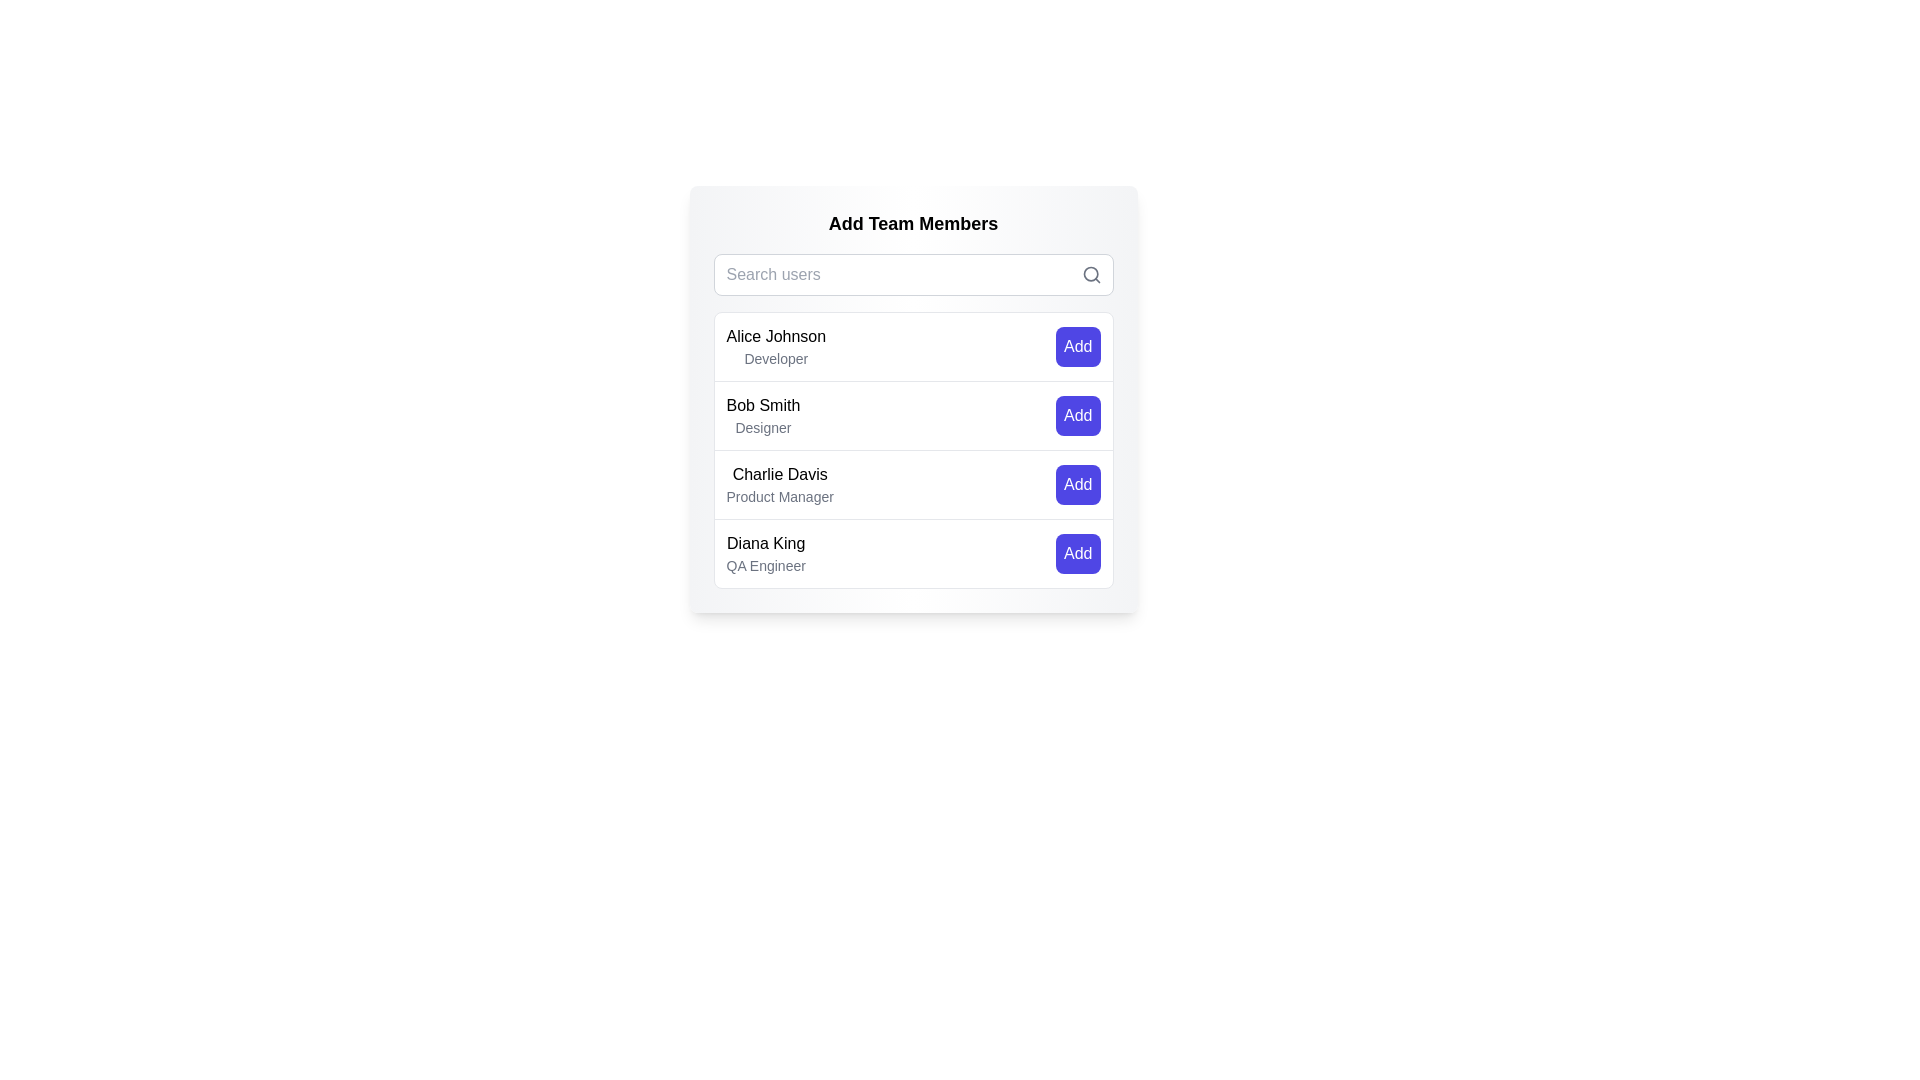  Describe the element at coordinates (912, 553) in the screenshot. I see `displayed information from the list item containing the name 'Diana King', the subtitle 'QA Engineer', and the 'Add' button on the right, which is the last item in the vertically stacked list` at that location.